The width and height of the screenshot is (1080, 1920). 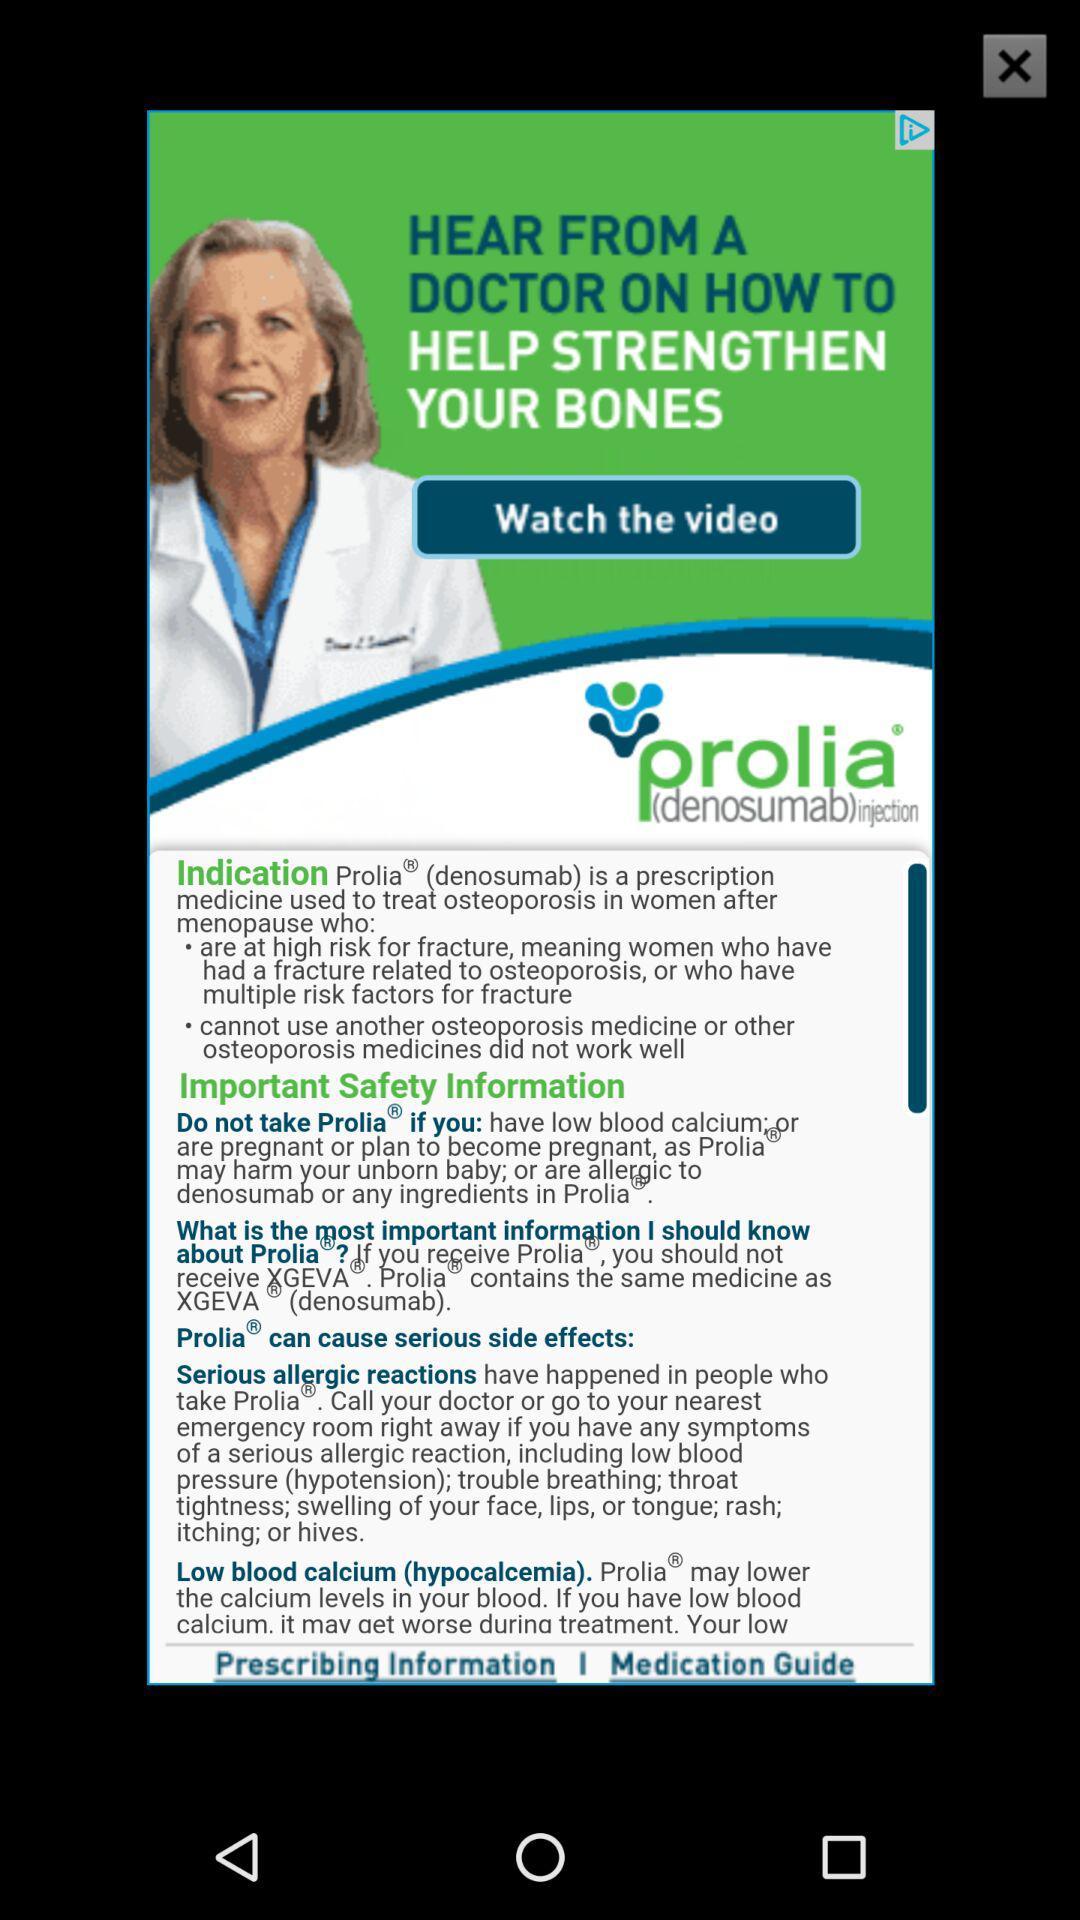 I want to click on the close icon, so click(x=1001, y=83).